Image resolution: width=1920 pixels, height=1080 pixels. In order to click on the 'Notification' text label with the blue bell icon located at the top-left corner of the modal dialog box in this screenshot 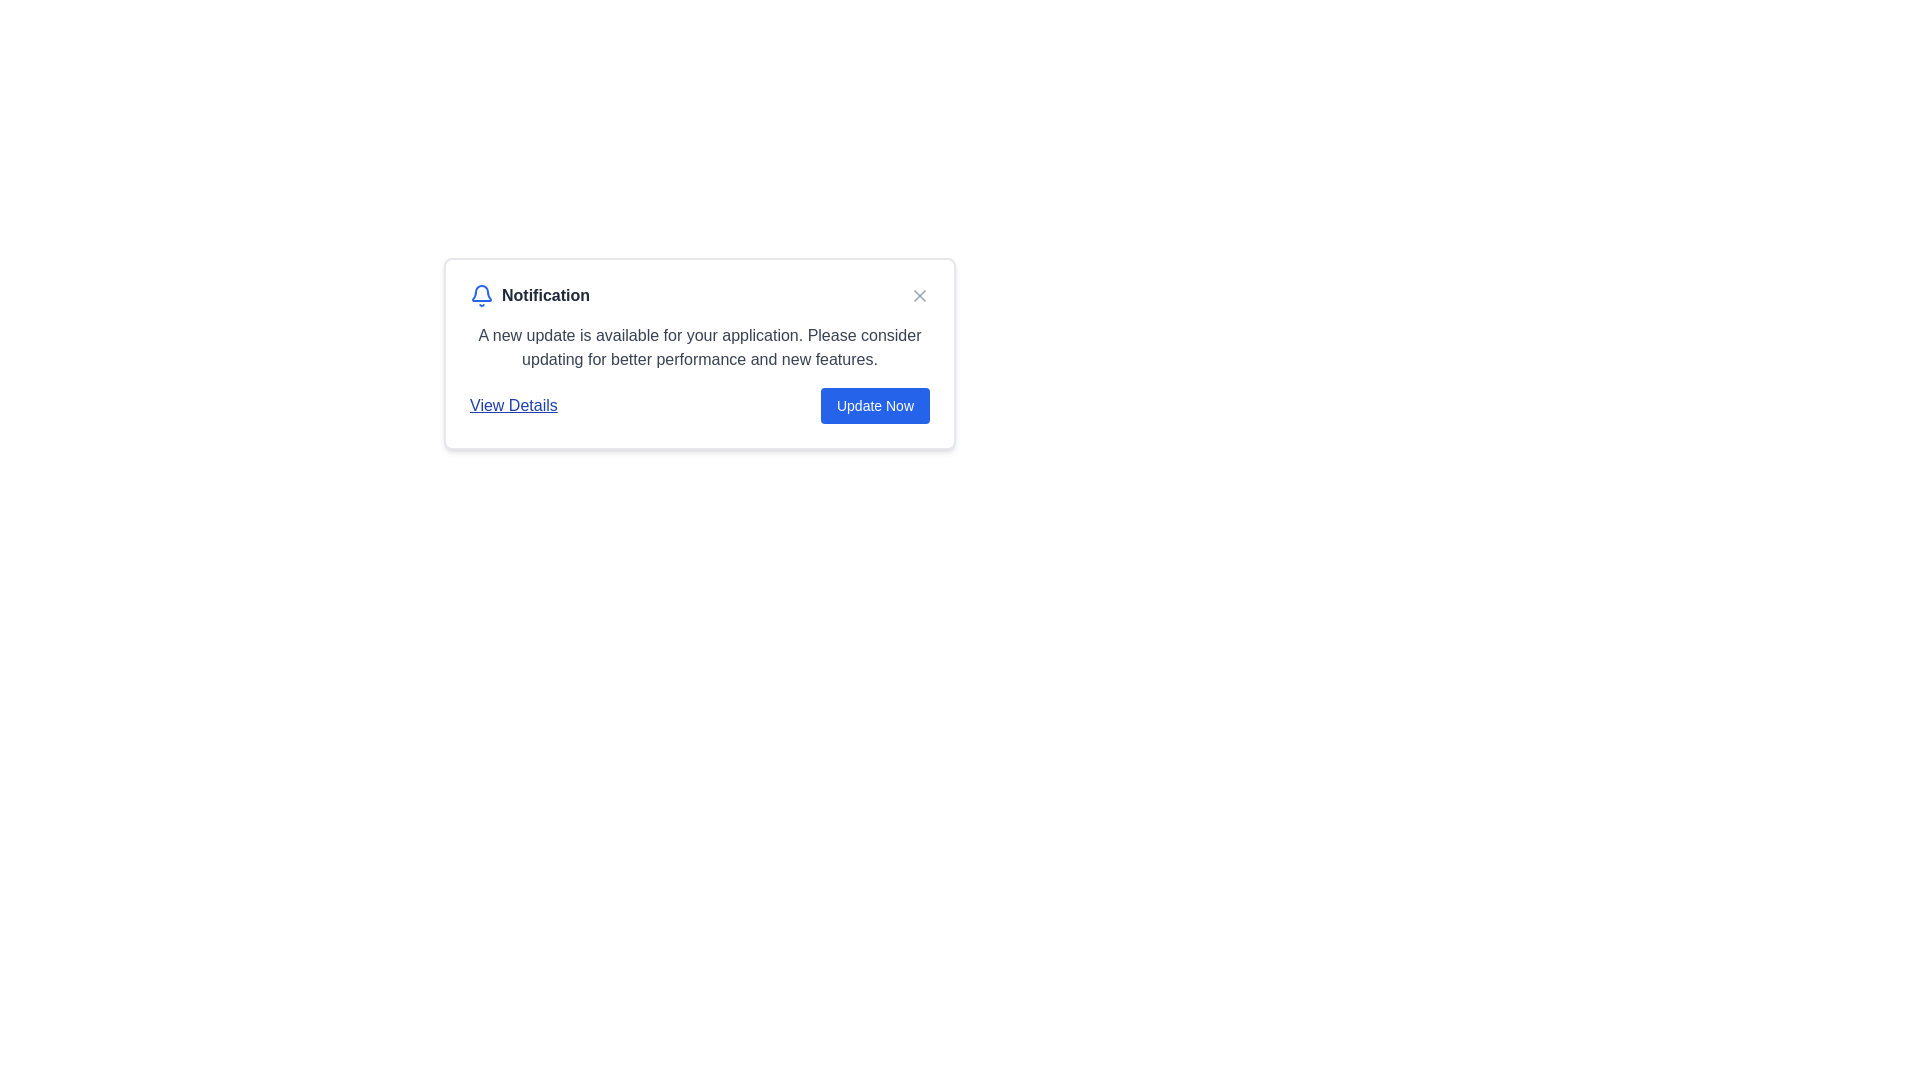, I will do `click(529, 296)`.